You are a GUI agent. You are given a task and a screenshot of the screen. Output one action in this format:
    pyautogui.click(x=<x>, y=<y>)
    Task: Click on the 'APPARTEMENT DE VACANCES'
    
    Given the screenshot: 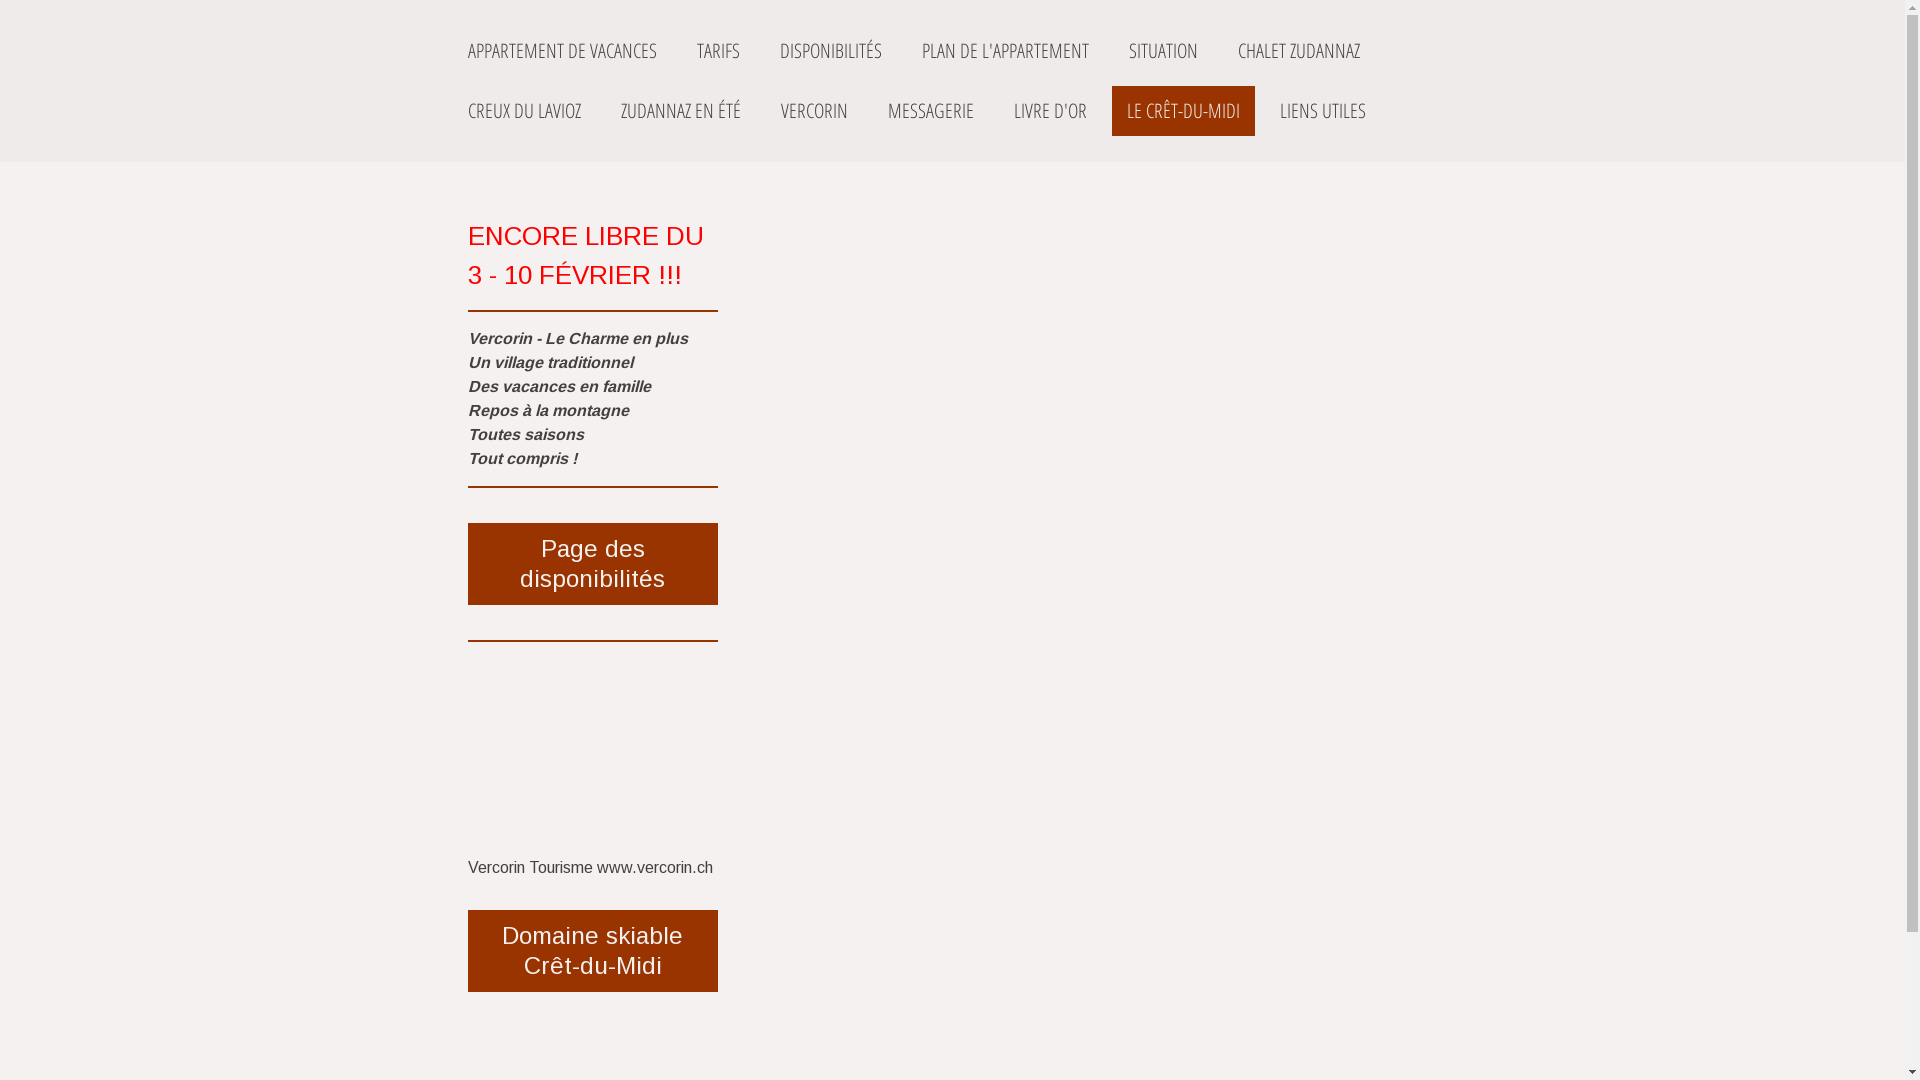 What is the action you would take?
    pyautogui.click(x=560, y=49)
    